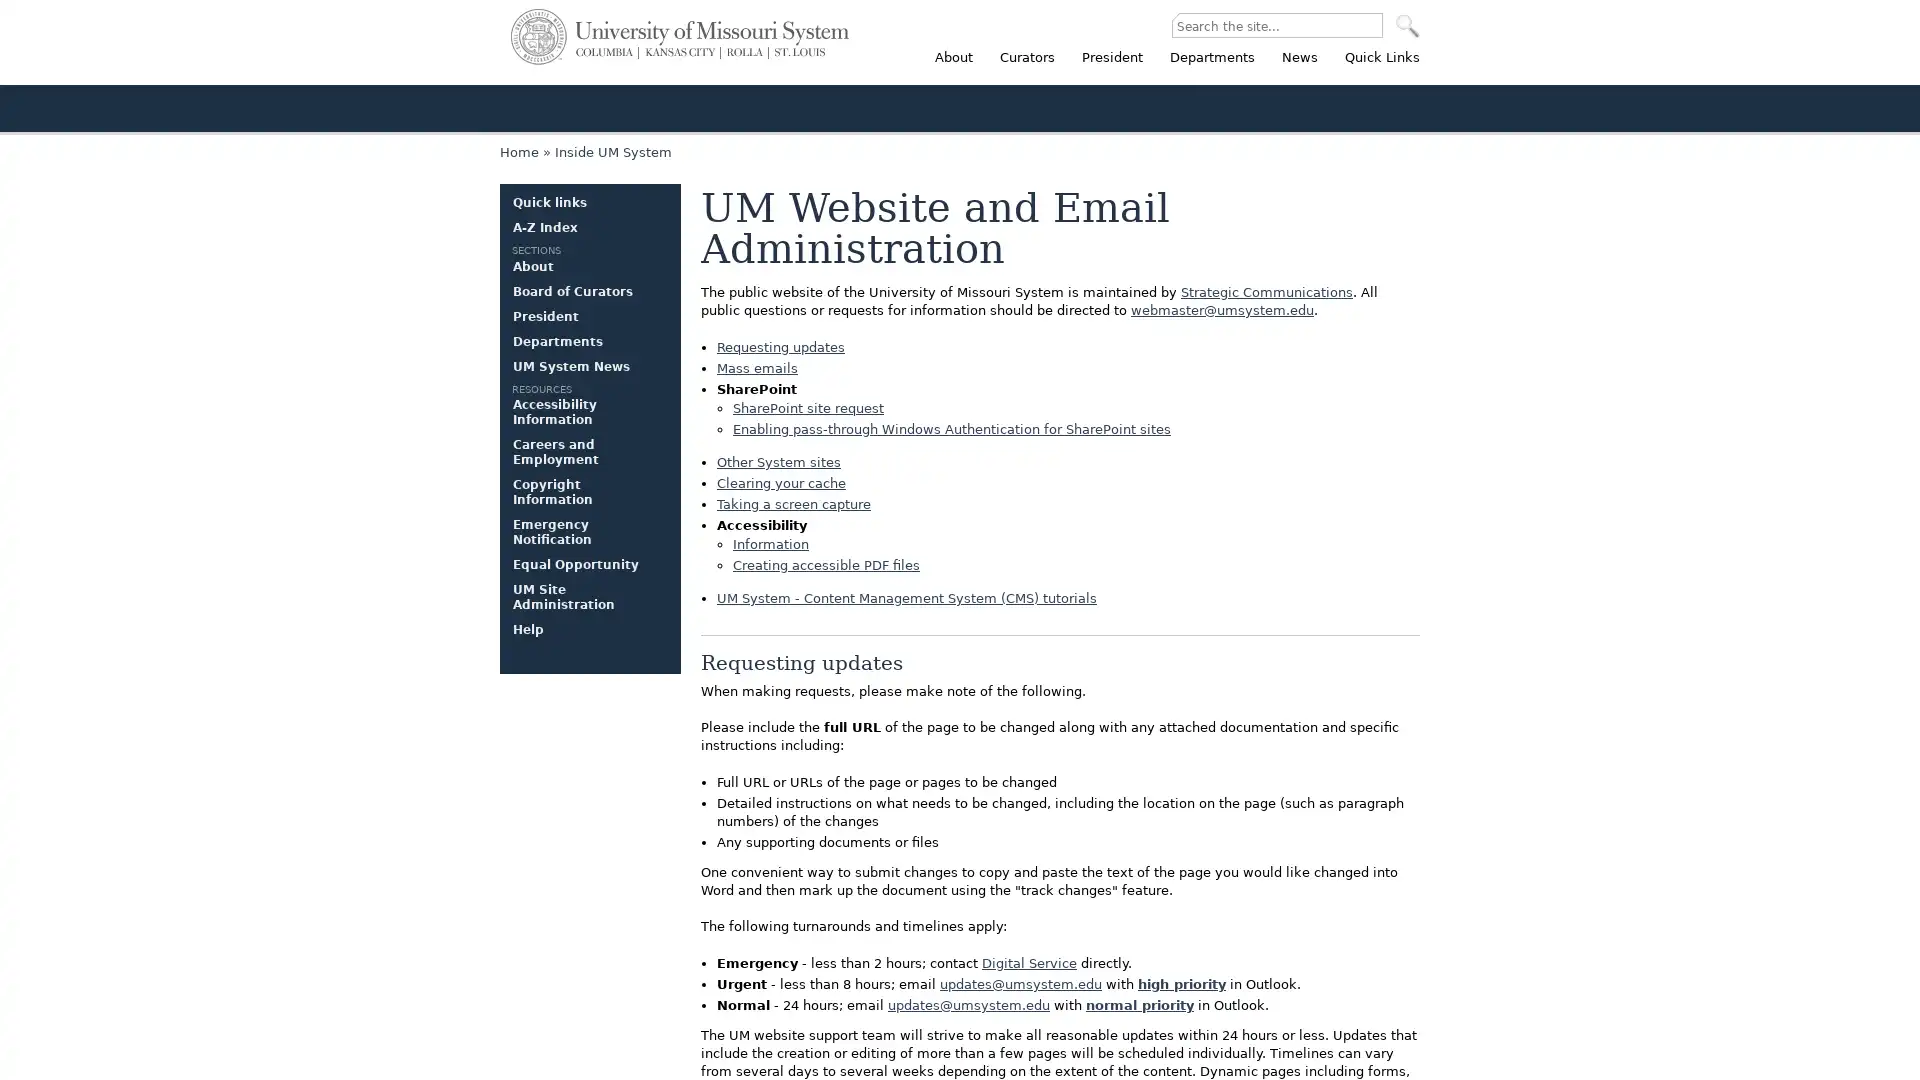  What do you see at coordinates (1406, 26) in the screenshot?
I see `SEARCH` at bounding box center [1406, 26].